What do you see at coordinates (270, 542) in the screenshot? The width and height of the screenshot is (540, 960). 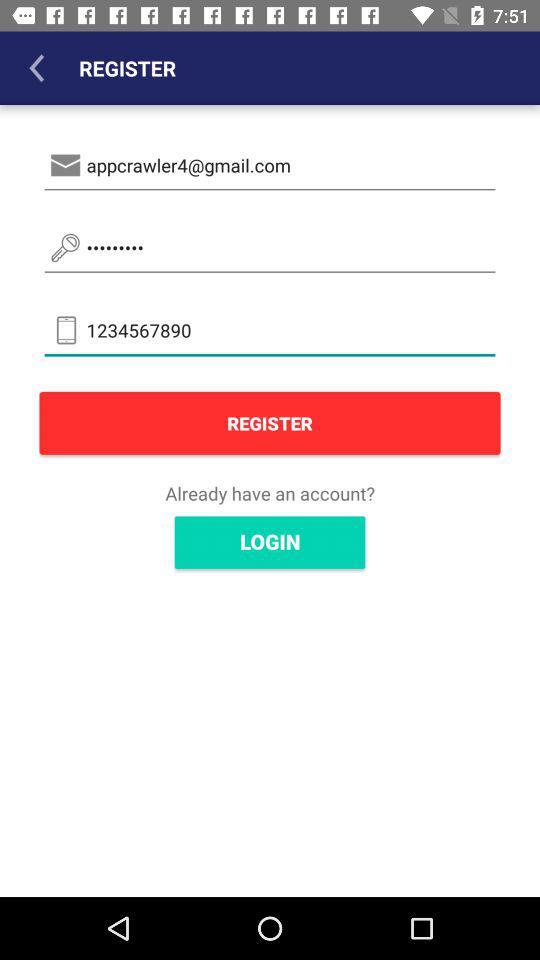 I see `item below the already have an icon` at bounding box center [270, 542].